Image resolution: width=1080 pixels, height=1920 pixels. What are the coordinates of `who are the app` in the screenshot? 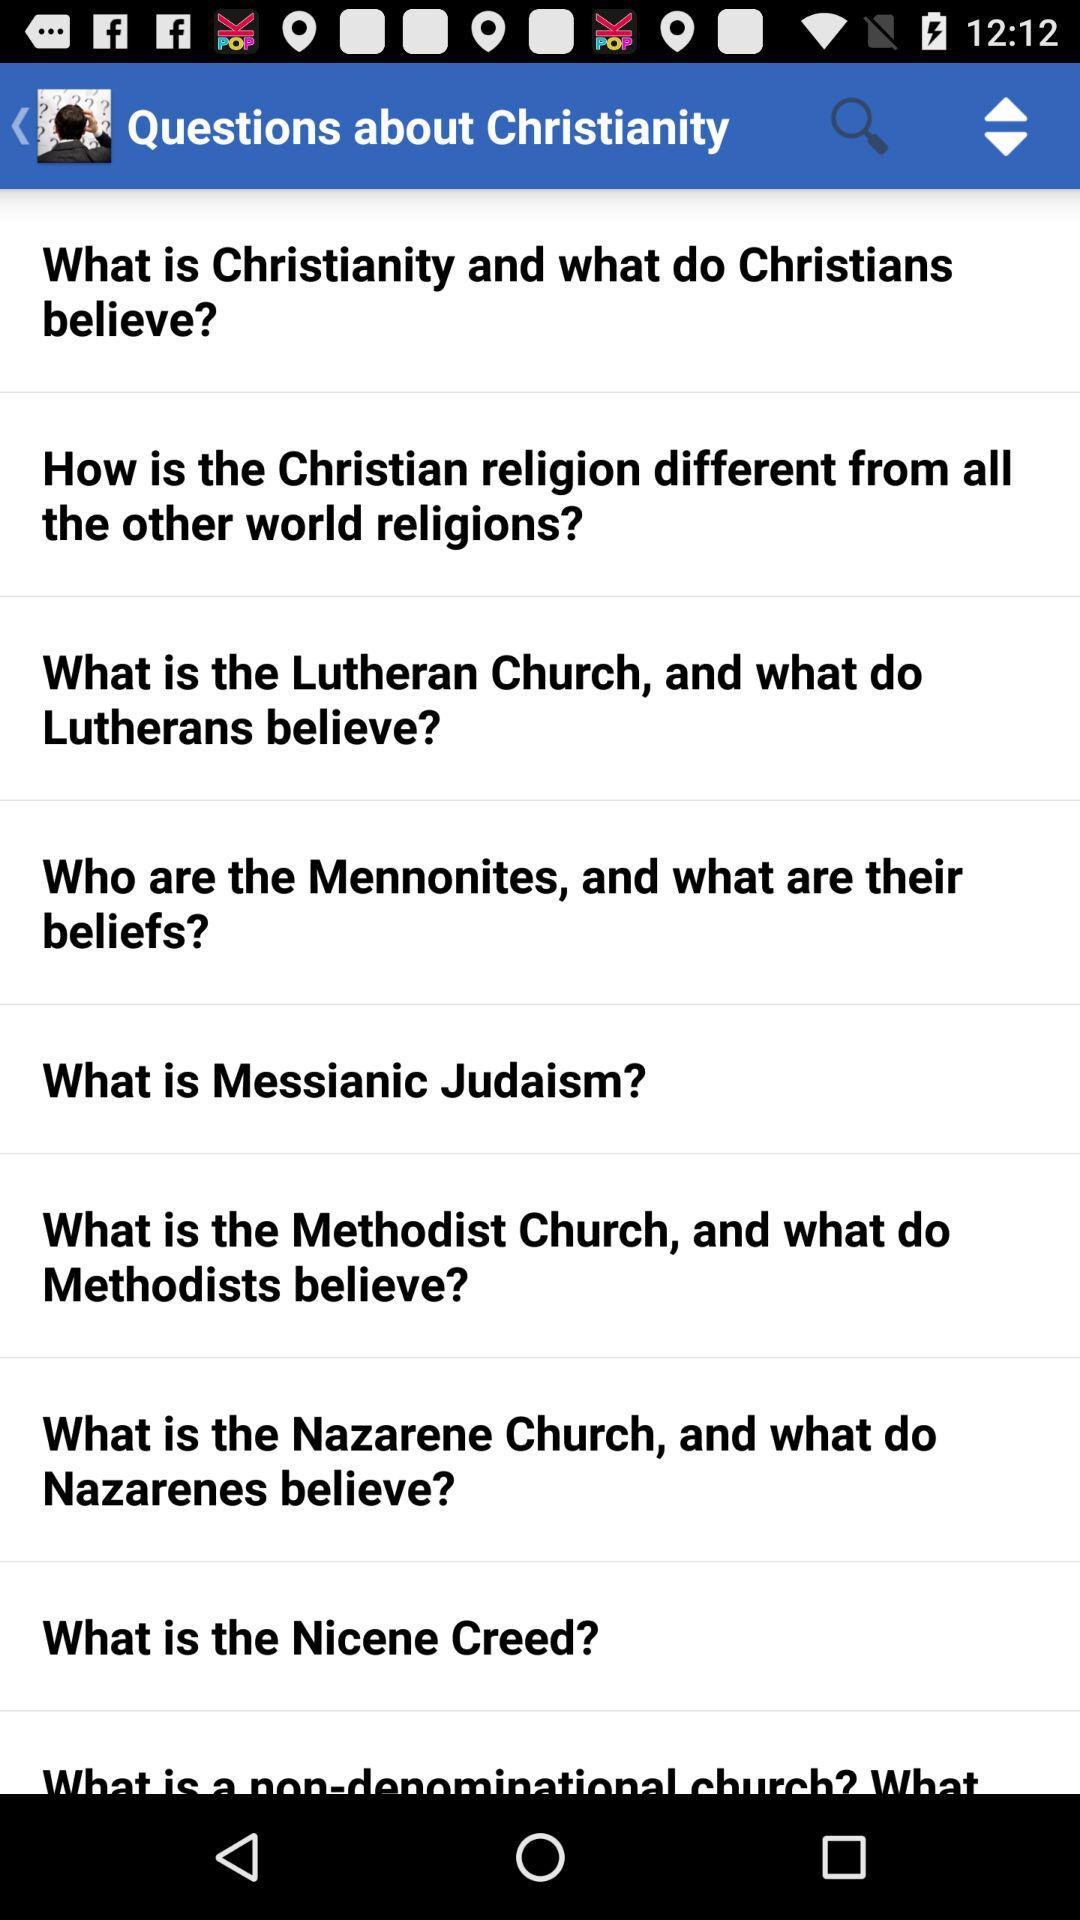 It's located at (540, 901).